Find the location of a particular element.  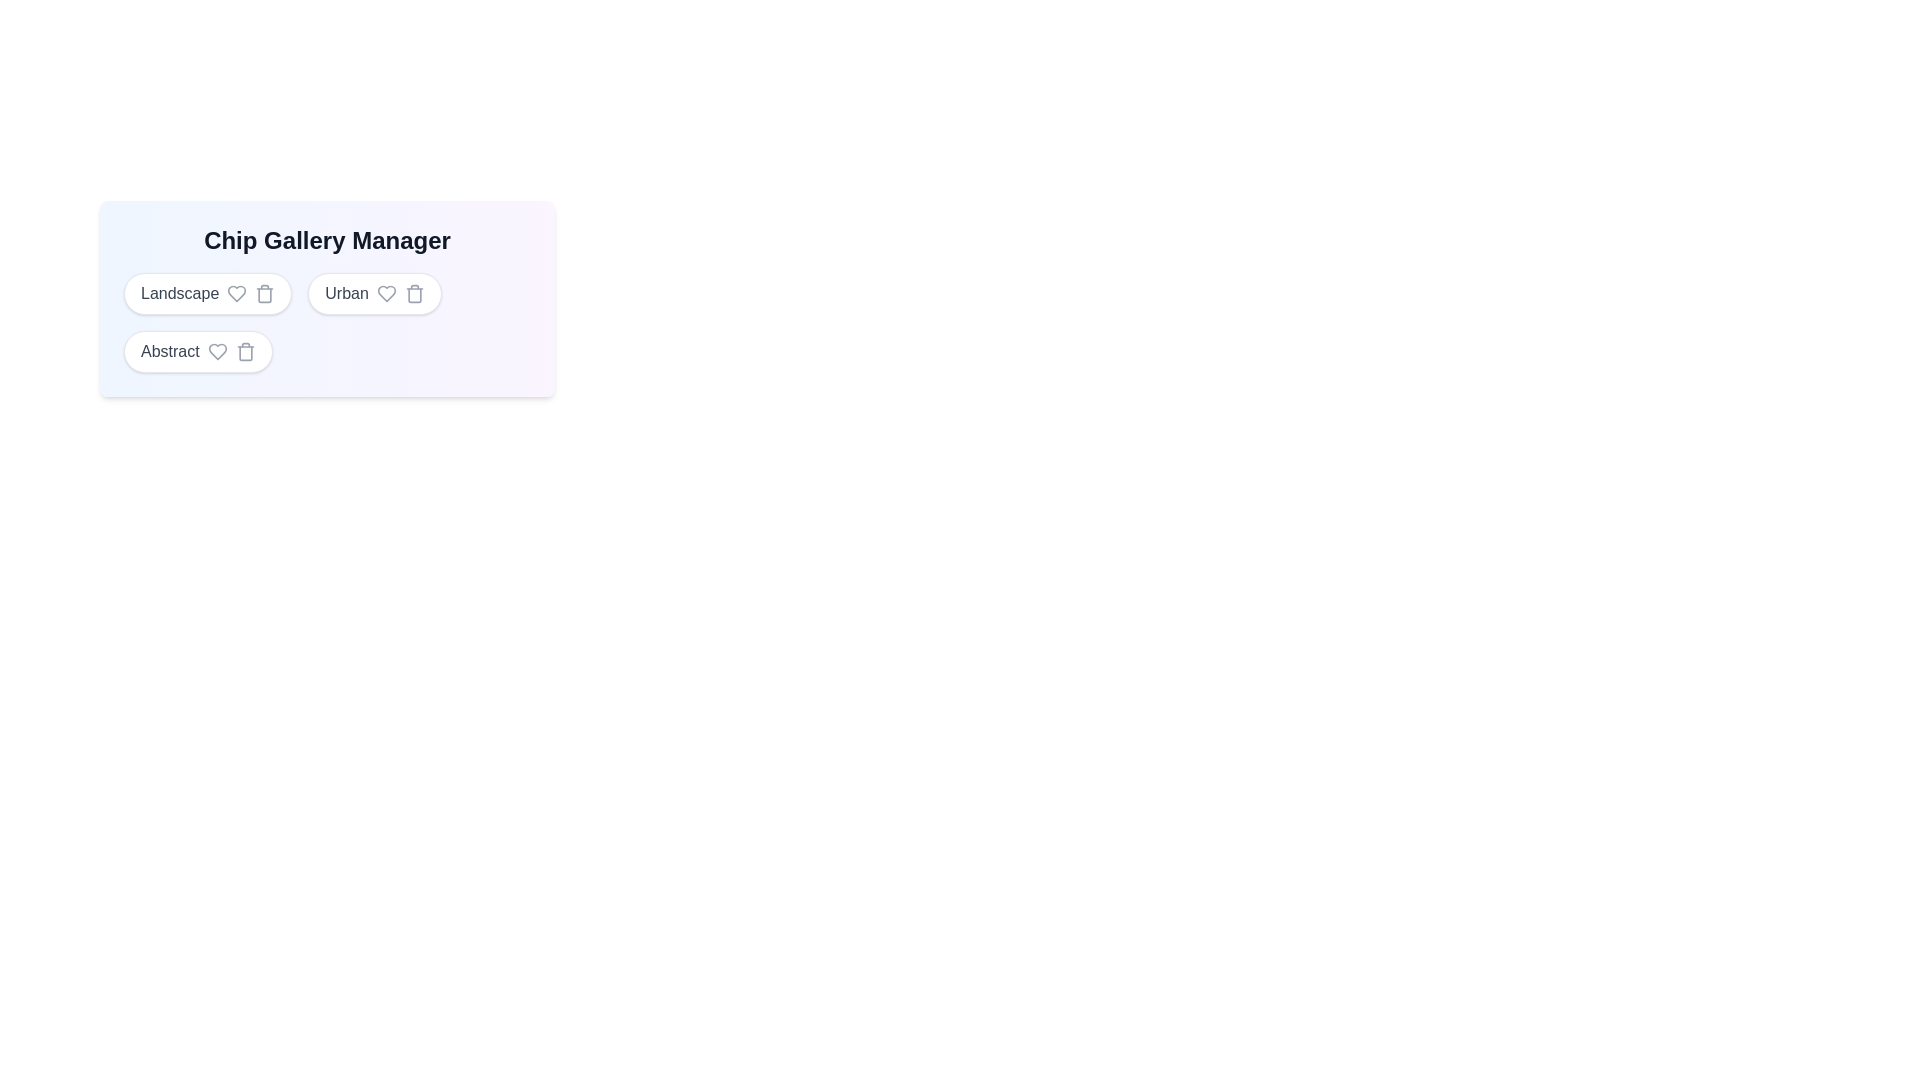

the heart icon of the chip labeled Landscape to toggle its liked state is located at coordinates (237, 293).